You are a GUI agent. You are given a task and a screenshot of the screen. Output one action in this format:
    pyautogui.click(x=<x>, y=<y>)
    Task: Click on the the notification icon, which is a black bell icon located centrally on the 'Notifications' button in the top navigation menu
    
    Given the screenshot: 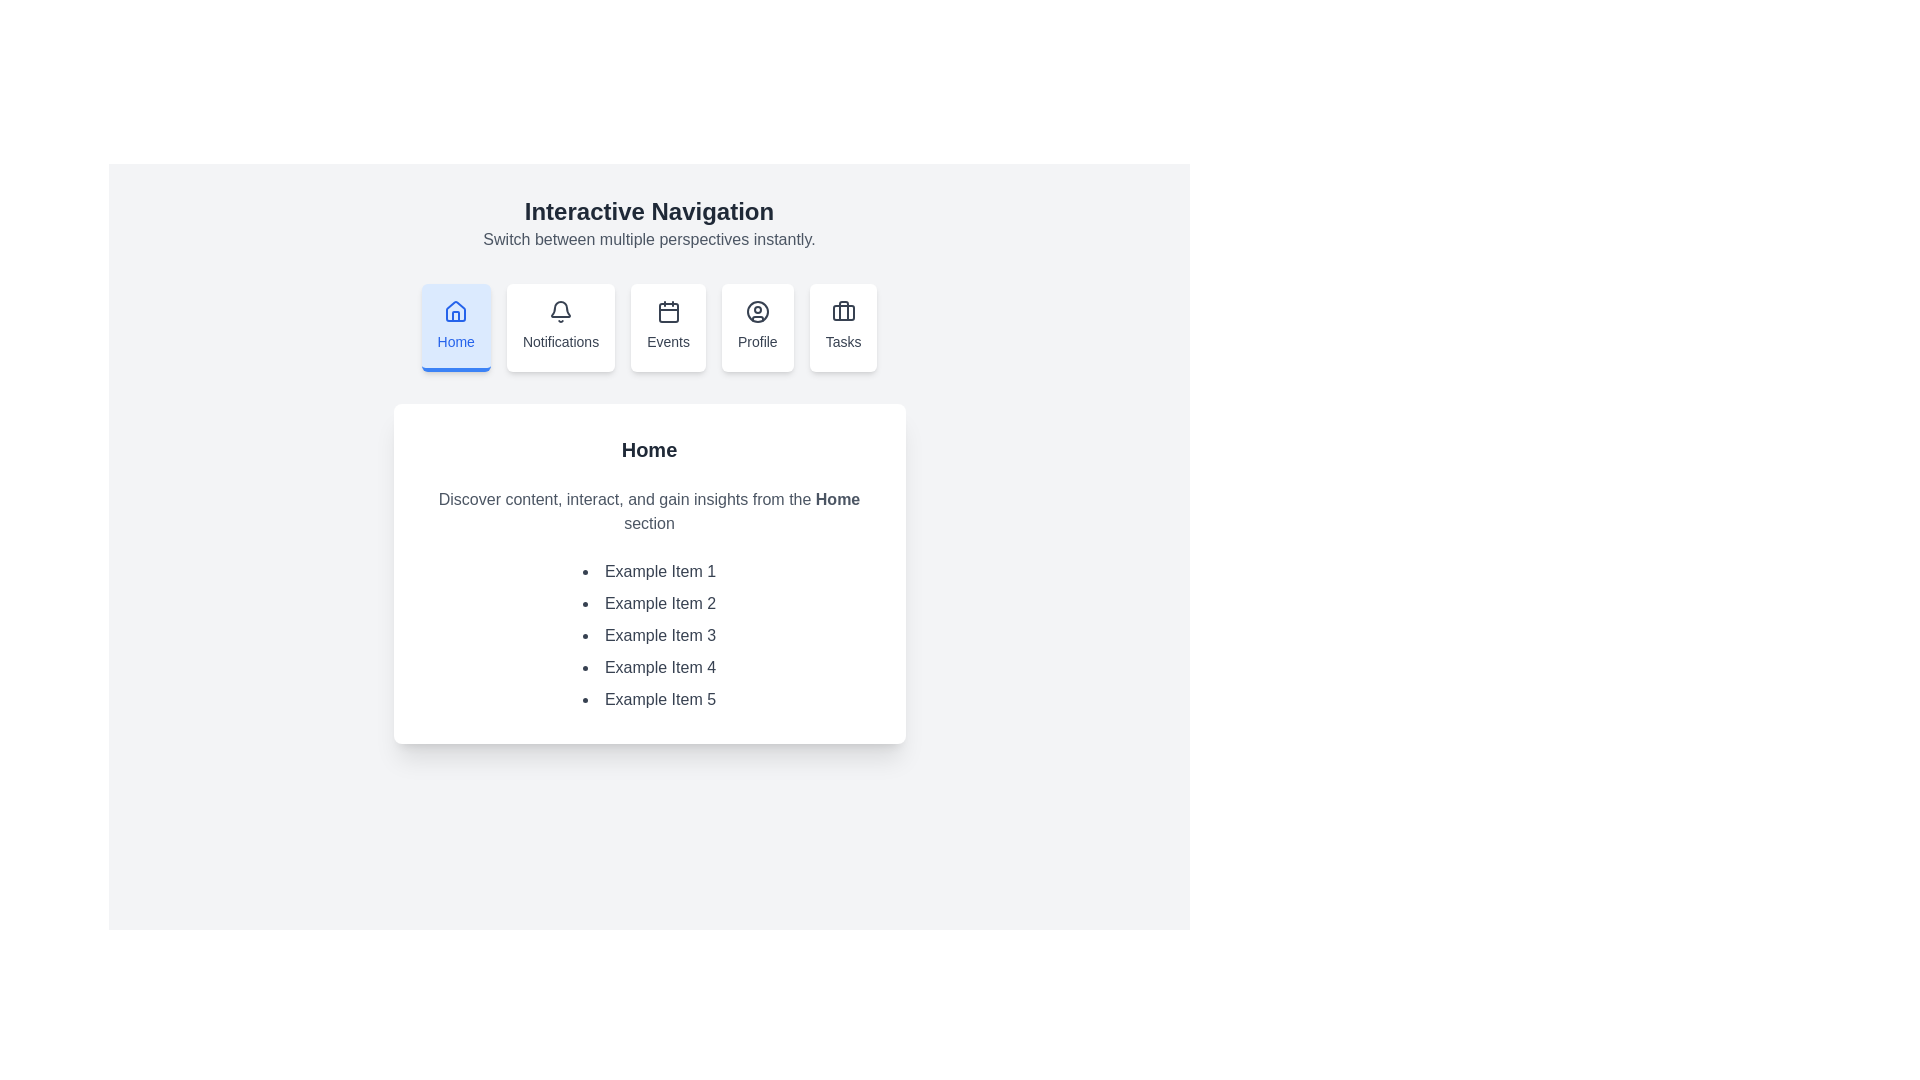 What is the action you would take?
    pyautogui.click(x=560, y=312)
    